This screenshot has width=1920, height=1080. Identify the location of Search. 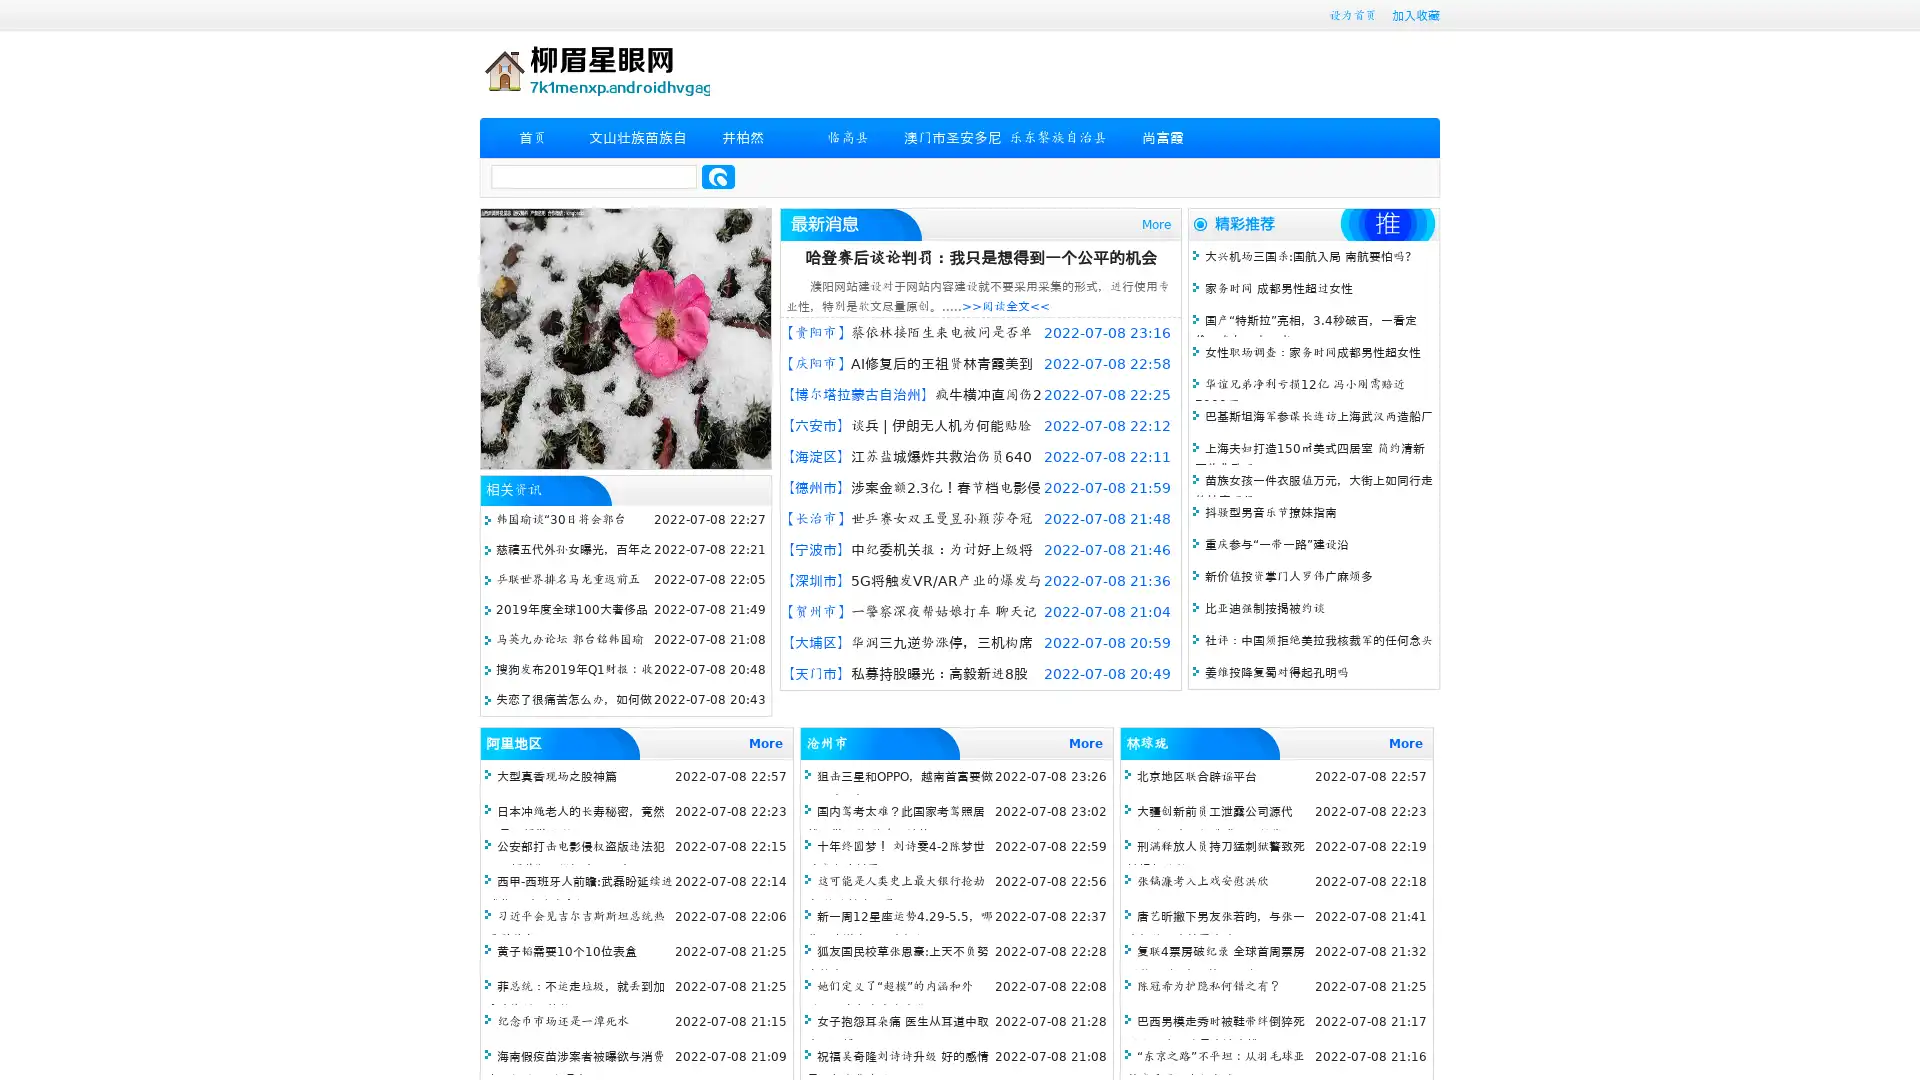
(718, 176).